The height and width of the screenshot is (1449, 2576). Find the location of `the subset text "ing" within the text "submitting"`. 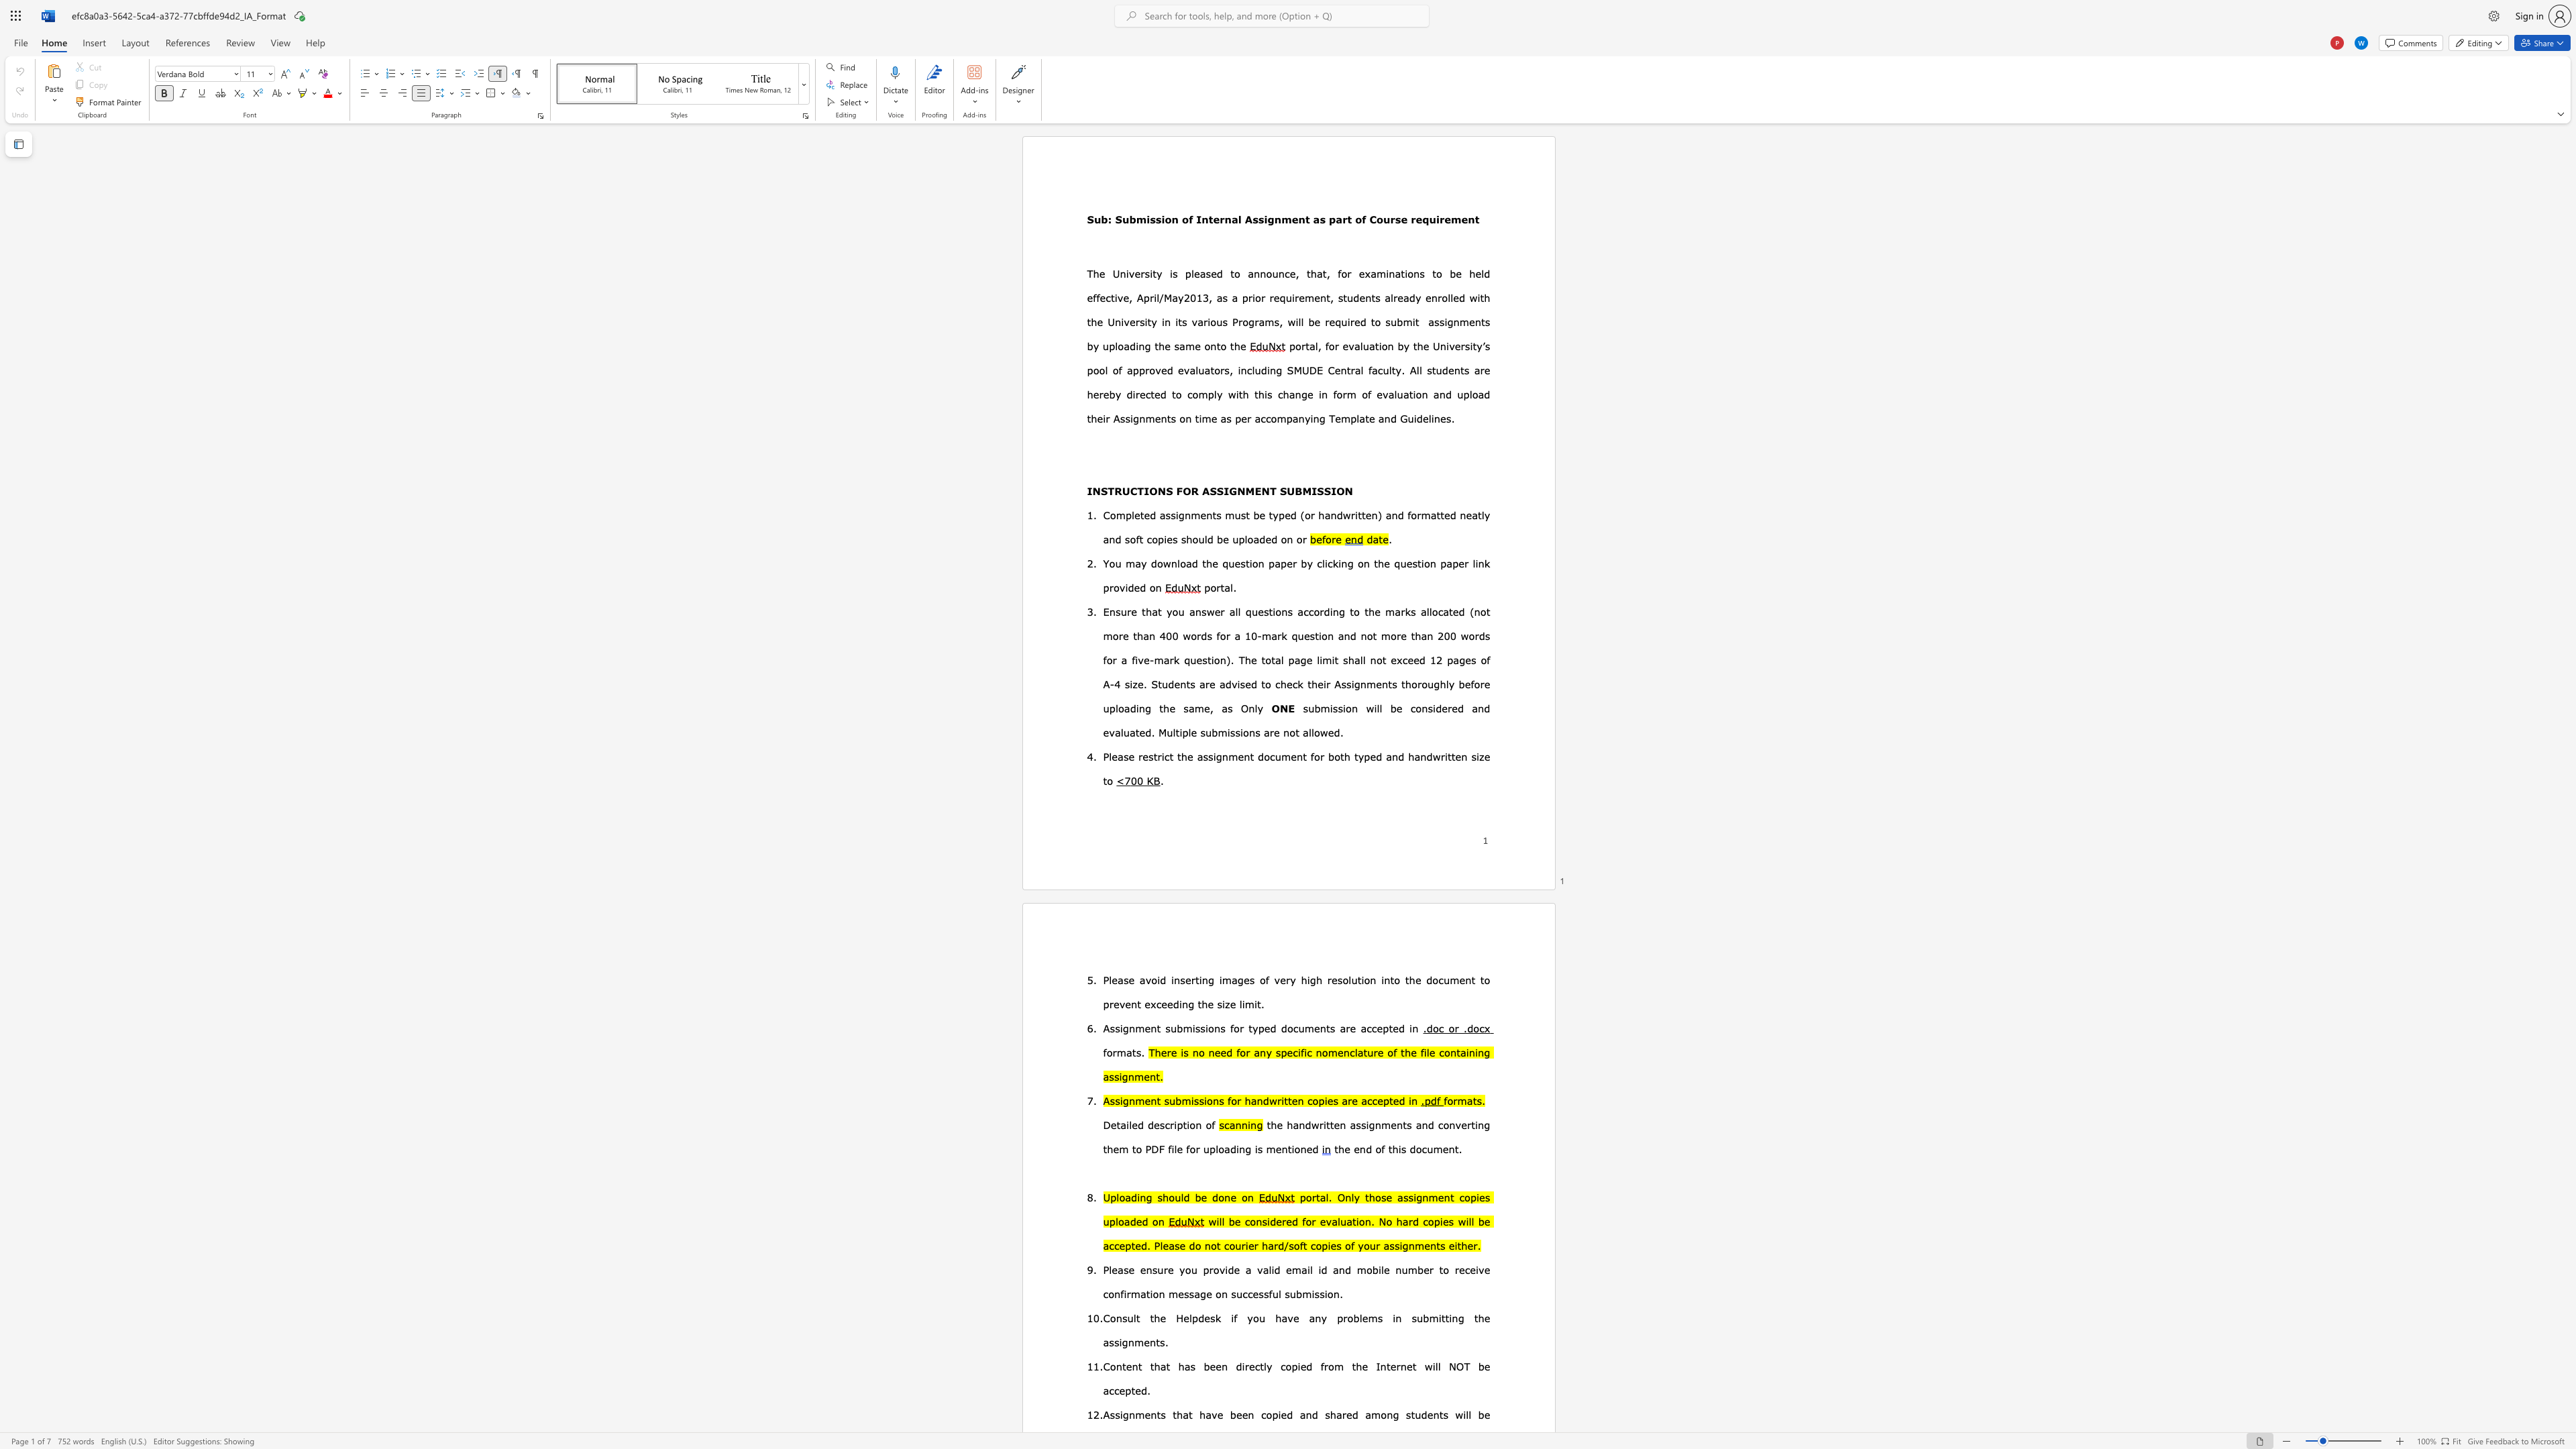

the subset text "ing" within the text "submitting" is located at coordinates (1448, 1317).